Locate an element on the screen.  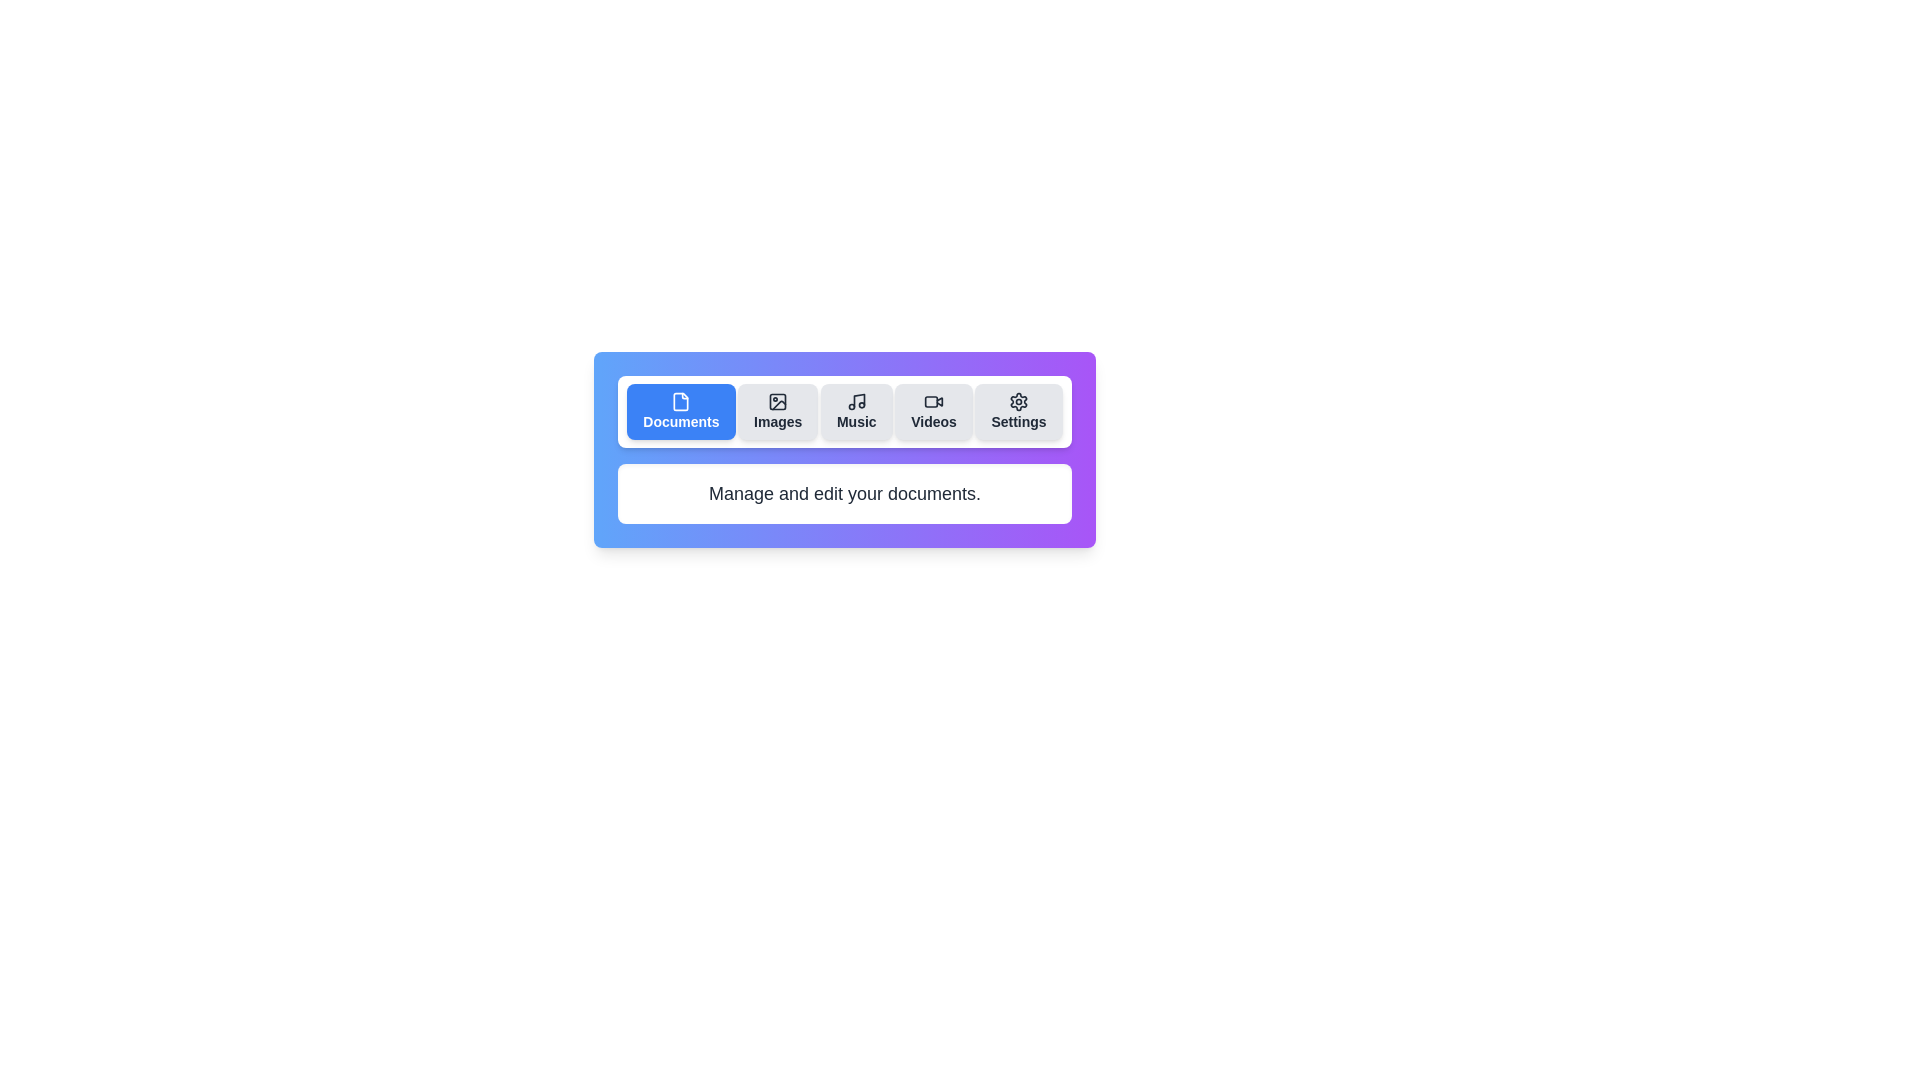
the tab labeled Settings is located at coordinates (1018, 411).